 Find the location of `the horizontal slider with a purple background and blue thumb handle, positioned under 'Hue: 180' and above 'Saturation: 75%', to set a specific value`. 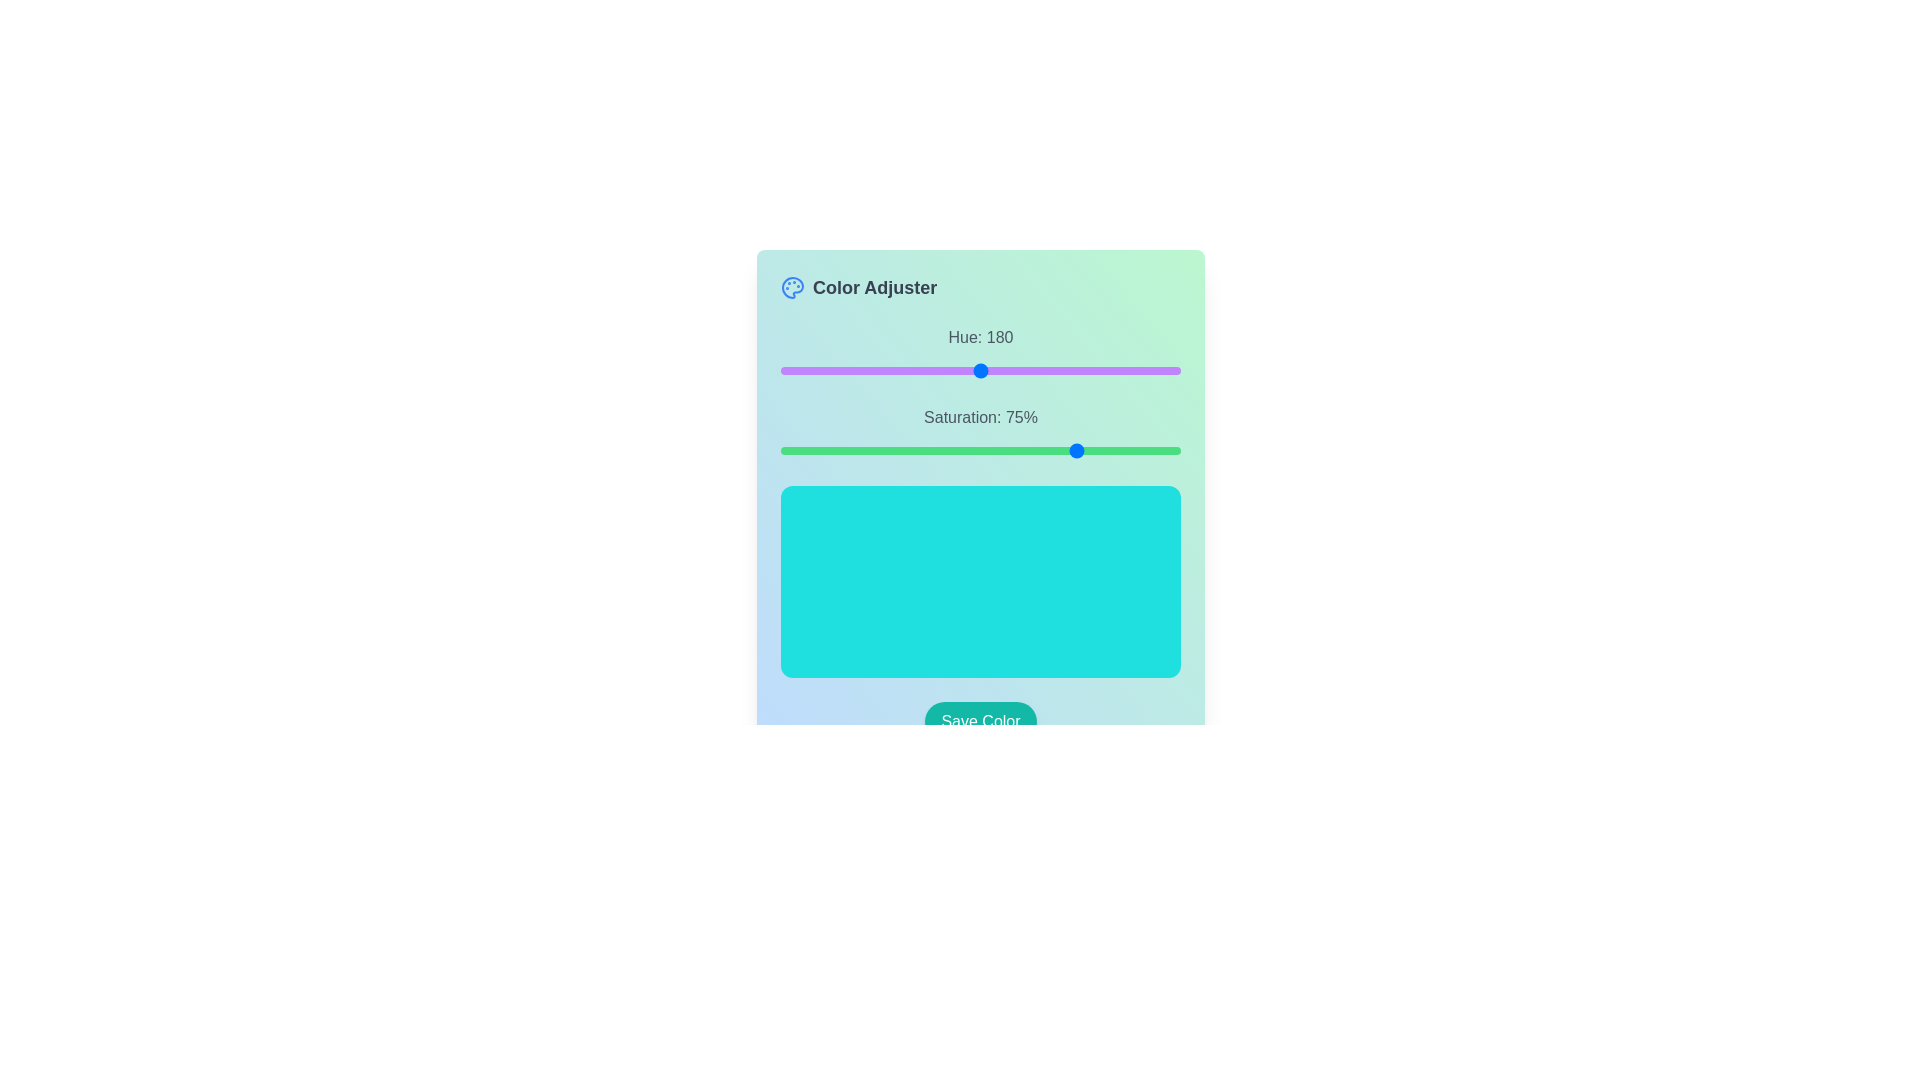

the horizontal slider with a purple background and blue thumb handle, positioned under 'Hue: 180' and above 'Saturation: 75%', to set a specific value is located at coordinates (980, 370).